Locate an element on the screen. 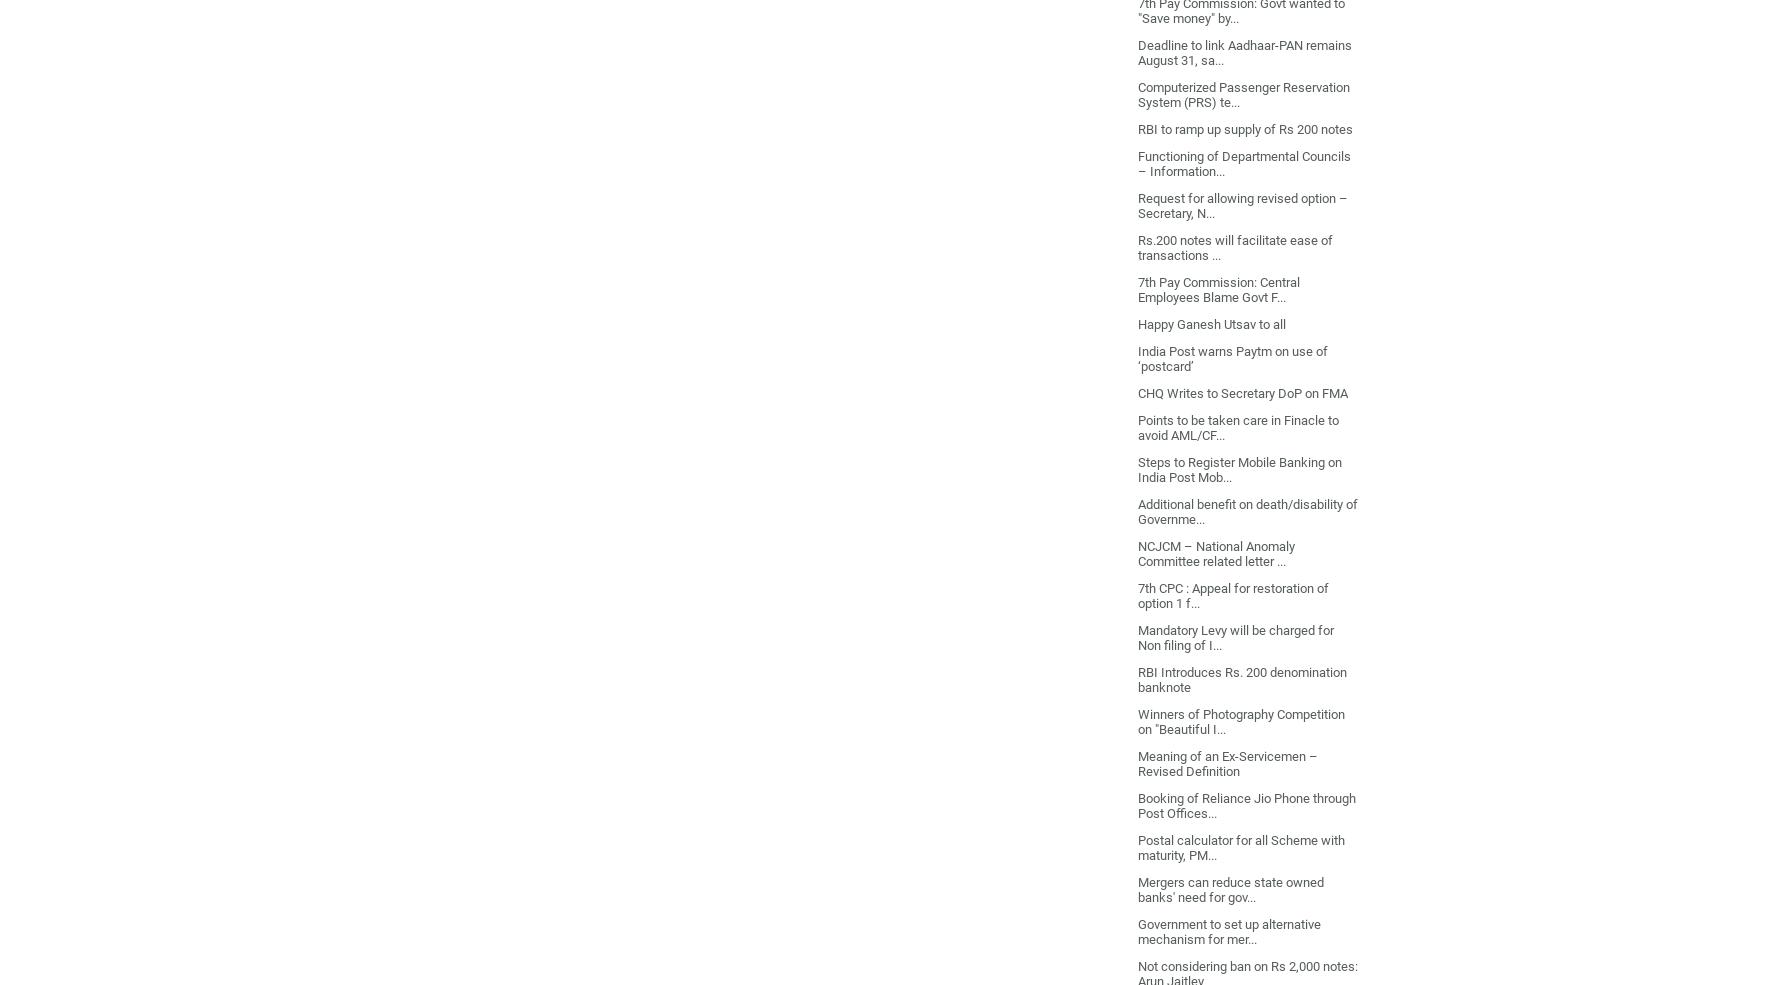 This screenshot has height=985, width=1785. 'Deadline to link Aadhaar-PAN remains August 31, sa...' is located at coordinates (1137, 51).